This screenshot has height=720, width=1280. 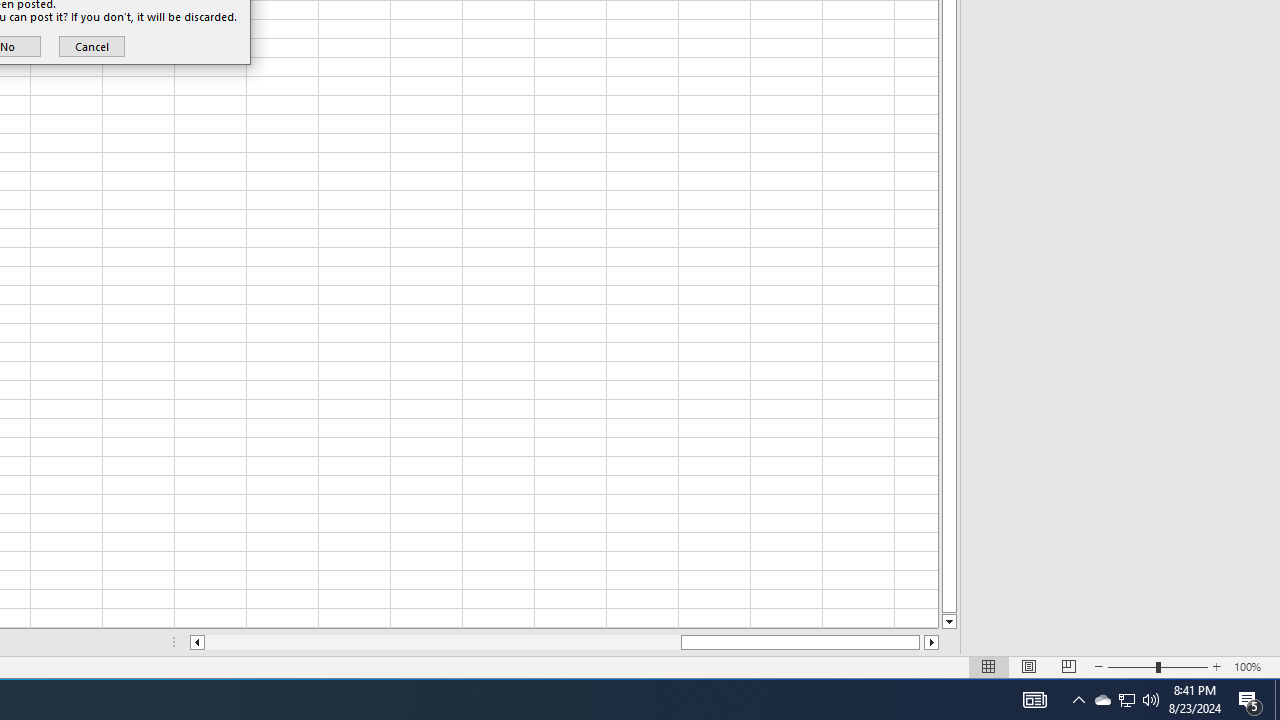 What do you see at coordinates (441, 642) in the screenshot?
I see `'Page left'` at bounding box center [441, 642].